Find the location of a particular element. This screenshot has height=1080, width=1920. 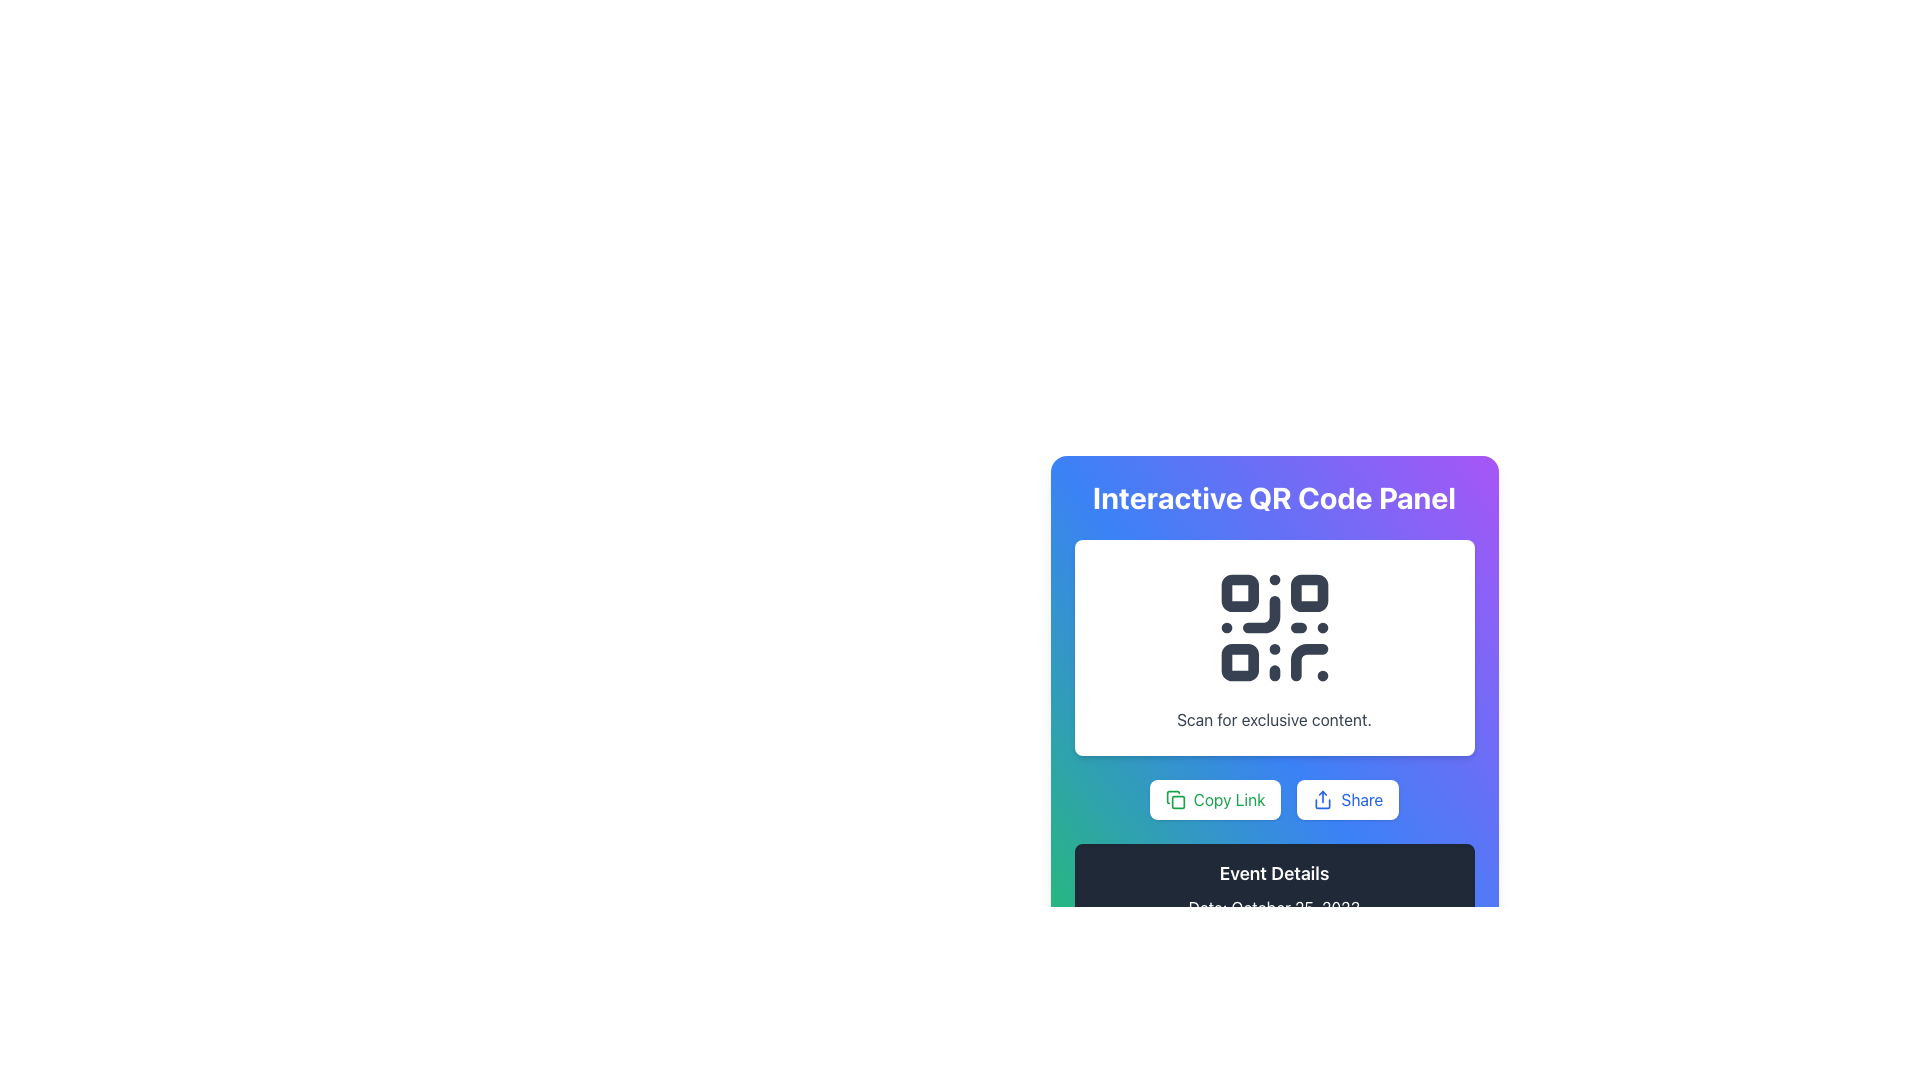

the icon that visually reinforces the function of the 'Copy Link' button located in the left section of the button below a QR code on a colorful gradient card is located at coordinates (1175, 798).